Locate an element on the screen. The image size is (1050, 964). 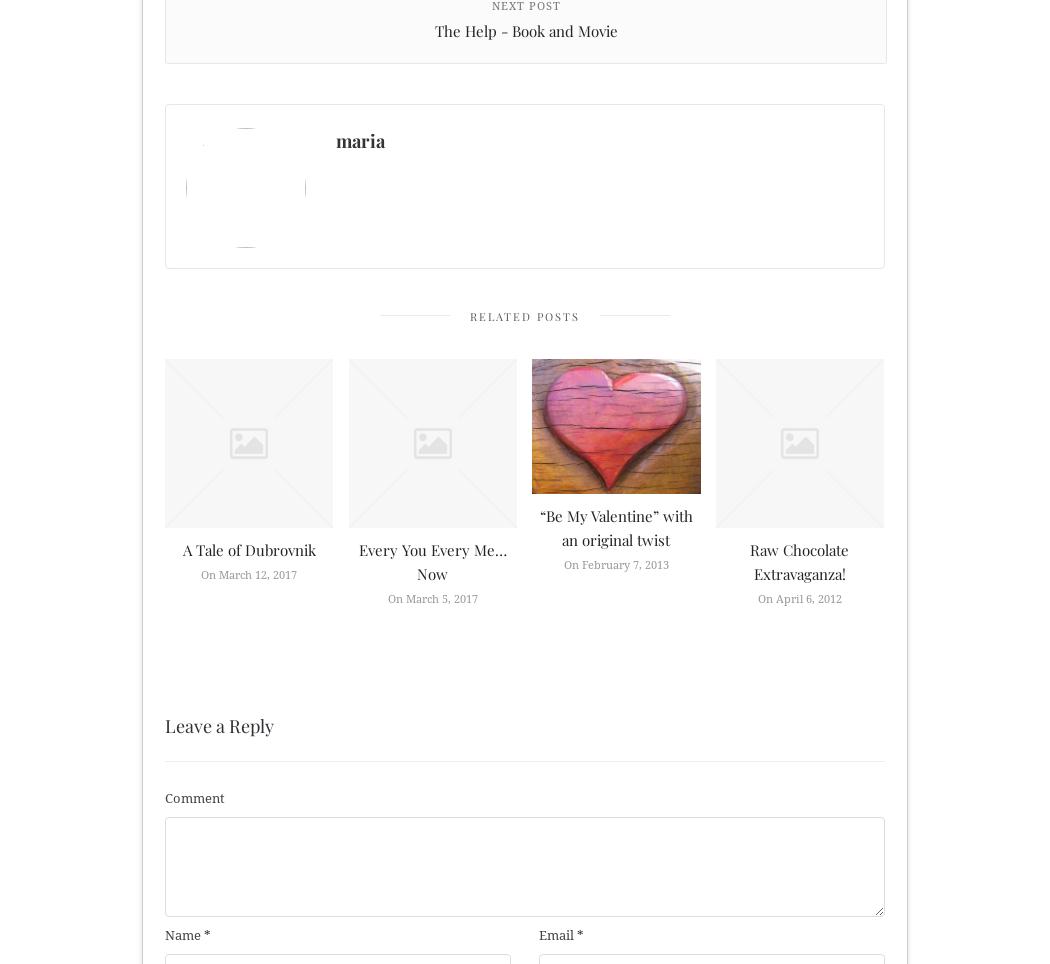
'Every You Every Me…Now' is located at coordinates (430, 561).